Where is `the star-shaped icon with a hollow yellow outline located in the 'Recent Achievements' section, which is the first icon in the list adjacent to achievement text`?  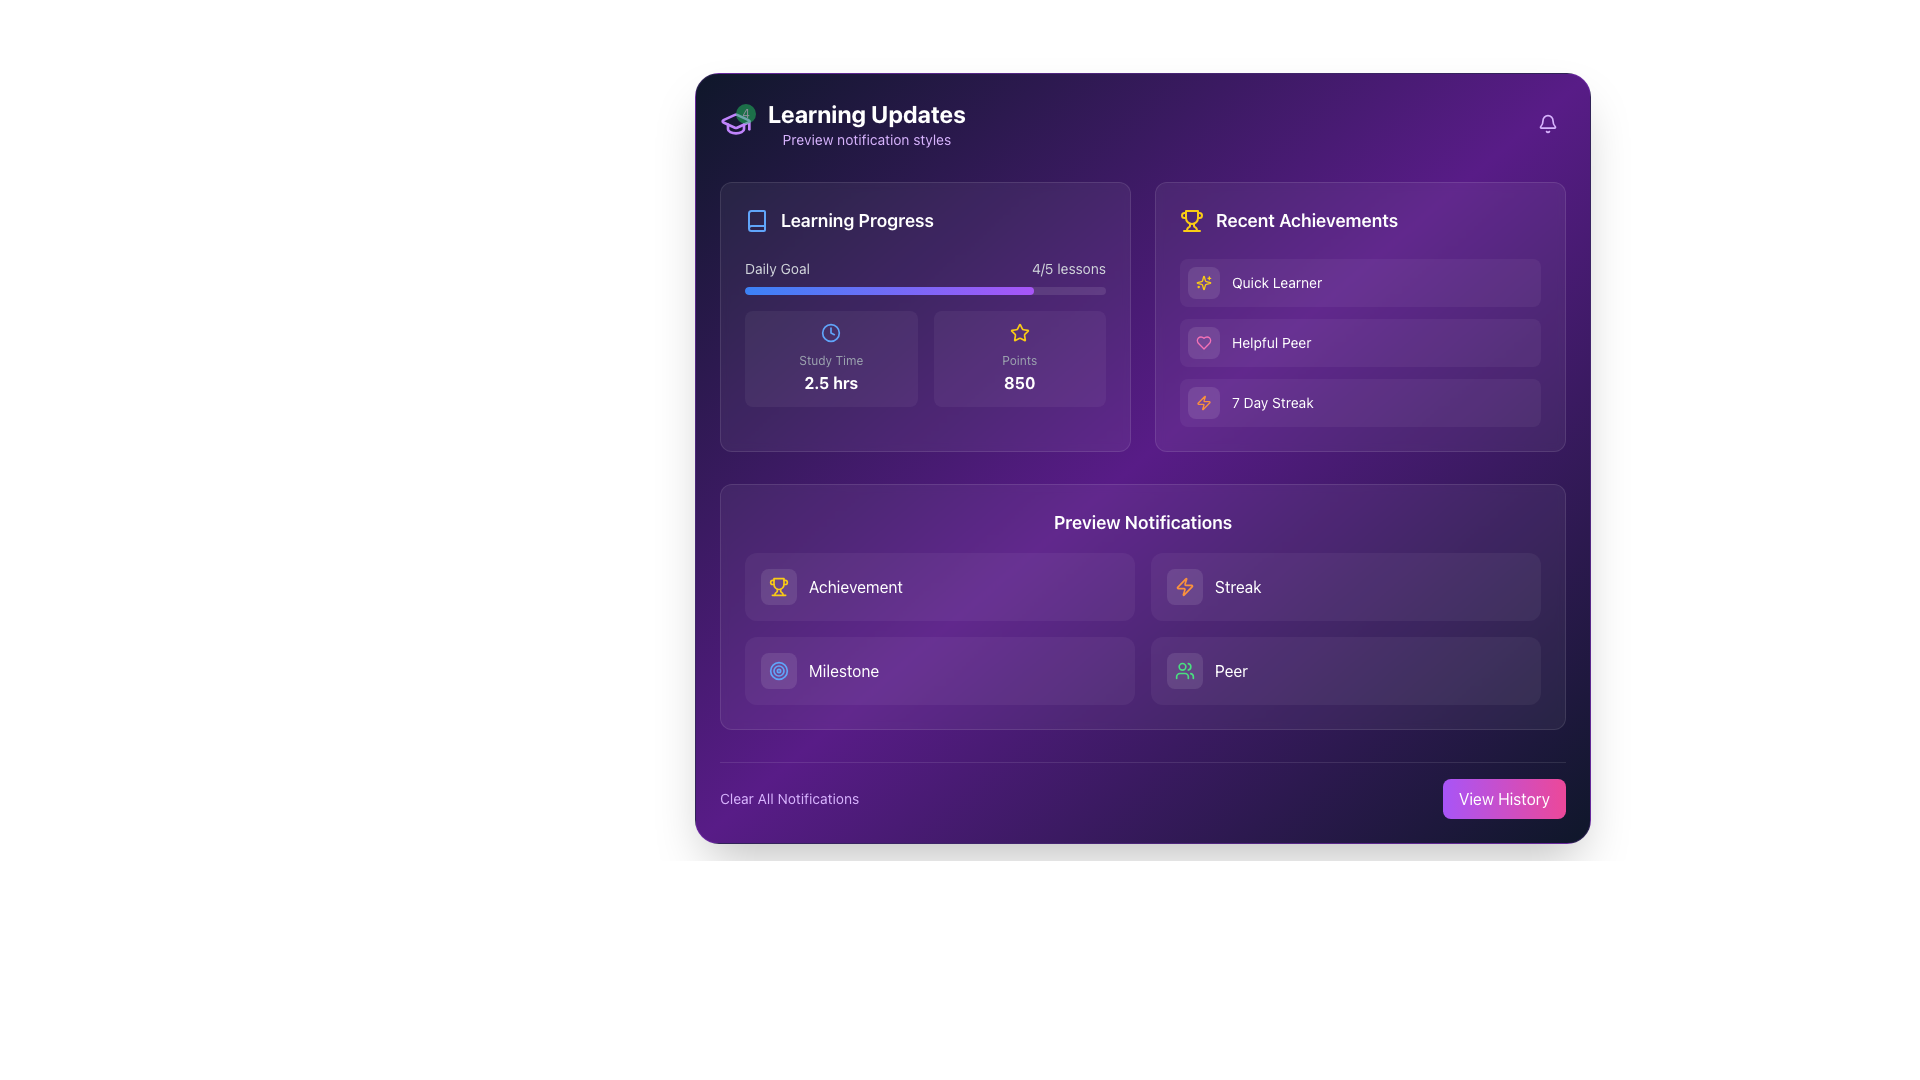
the star-shaped icon with a hollow yellow outline located in the 'Recent Achievements' section, which is the first icon in the list adjacent to achievement text is located at coordinates (1019, 331).